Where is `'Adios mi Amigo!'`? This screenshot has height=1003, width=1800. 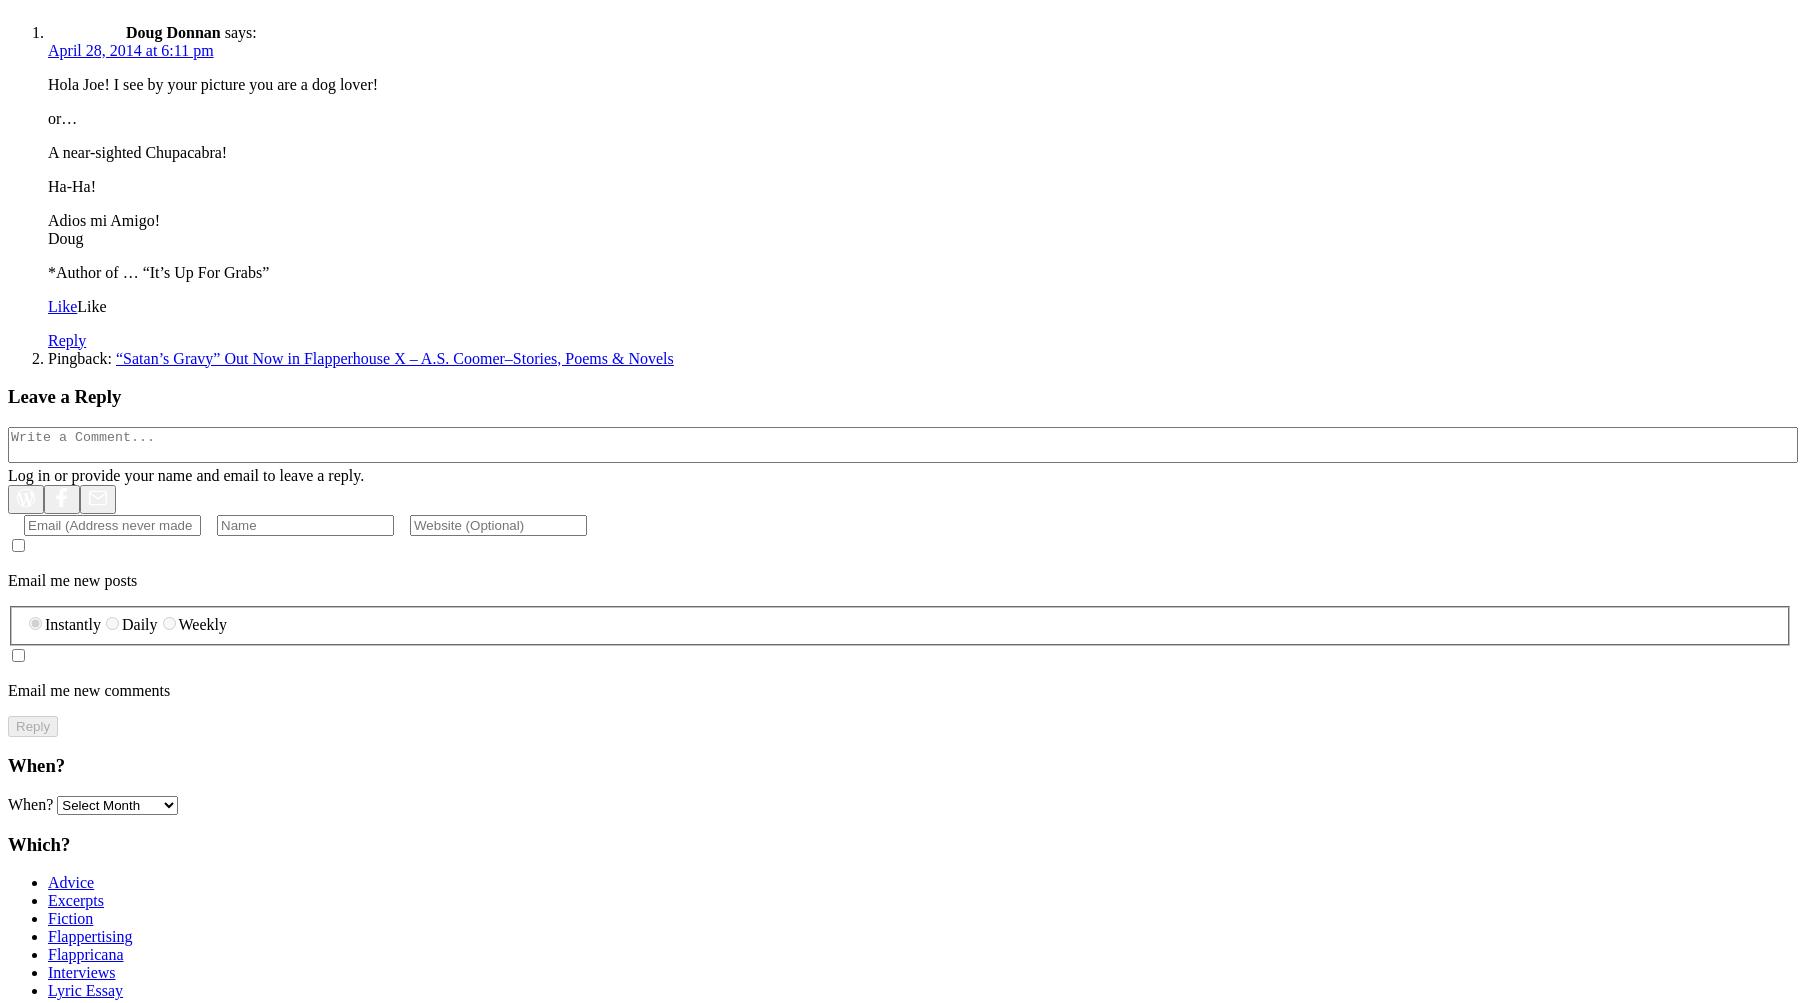
'Adios mi Amigo!' is located at coordinates (103, 219).